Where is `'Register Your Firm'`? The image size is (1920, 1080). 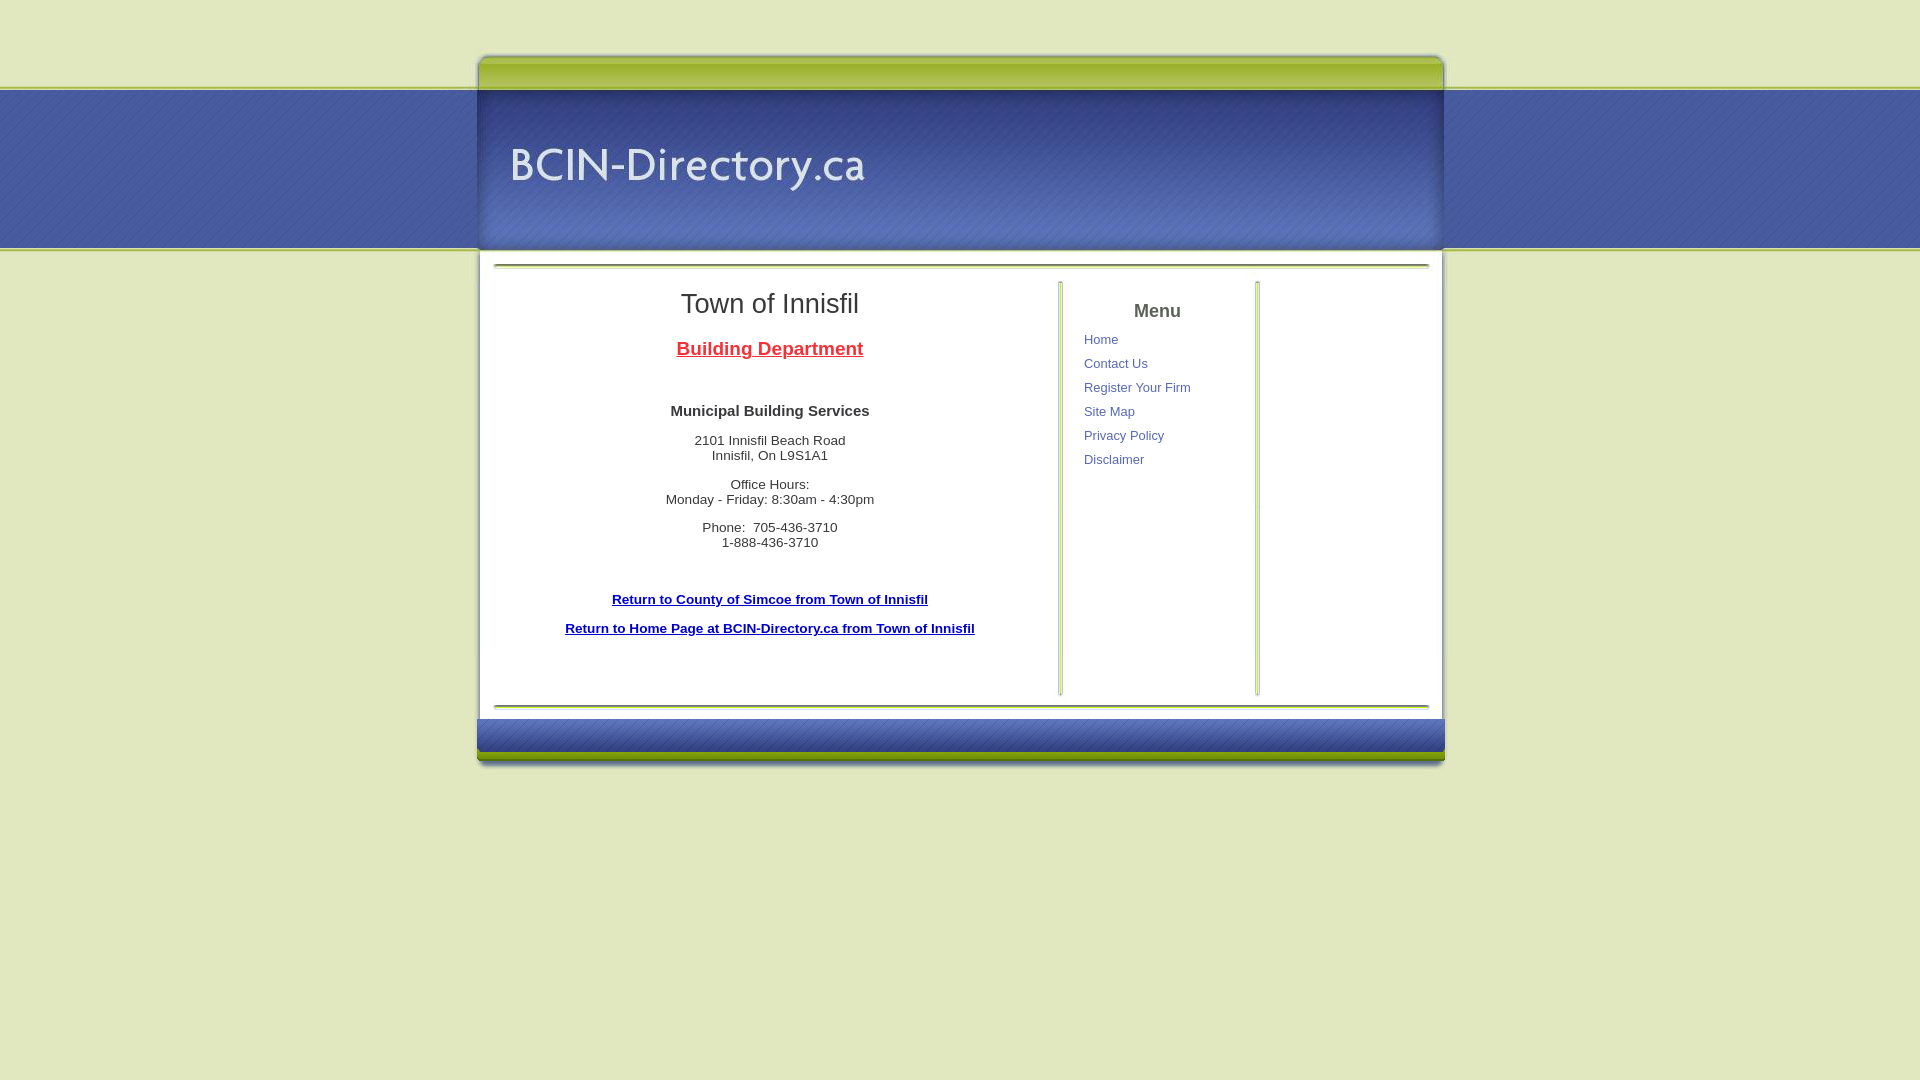
'Register Your Firm' is located at coordinates (1160, 387).